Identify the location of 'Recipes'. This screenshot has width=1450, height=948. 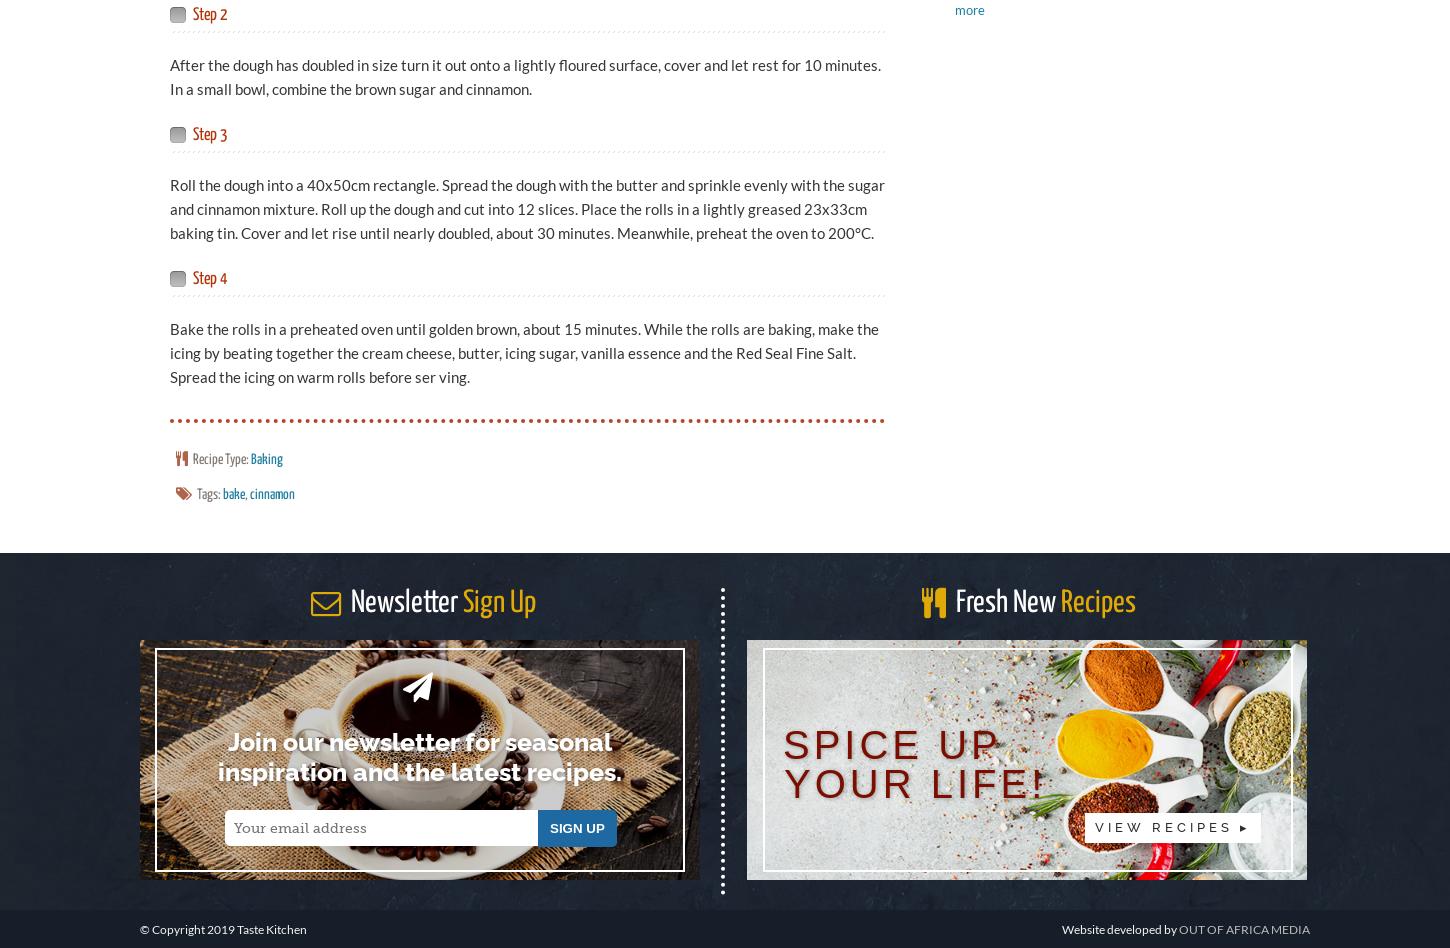
(1096, 602).